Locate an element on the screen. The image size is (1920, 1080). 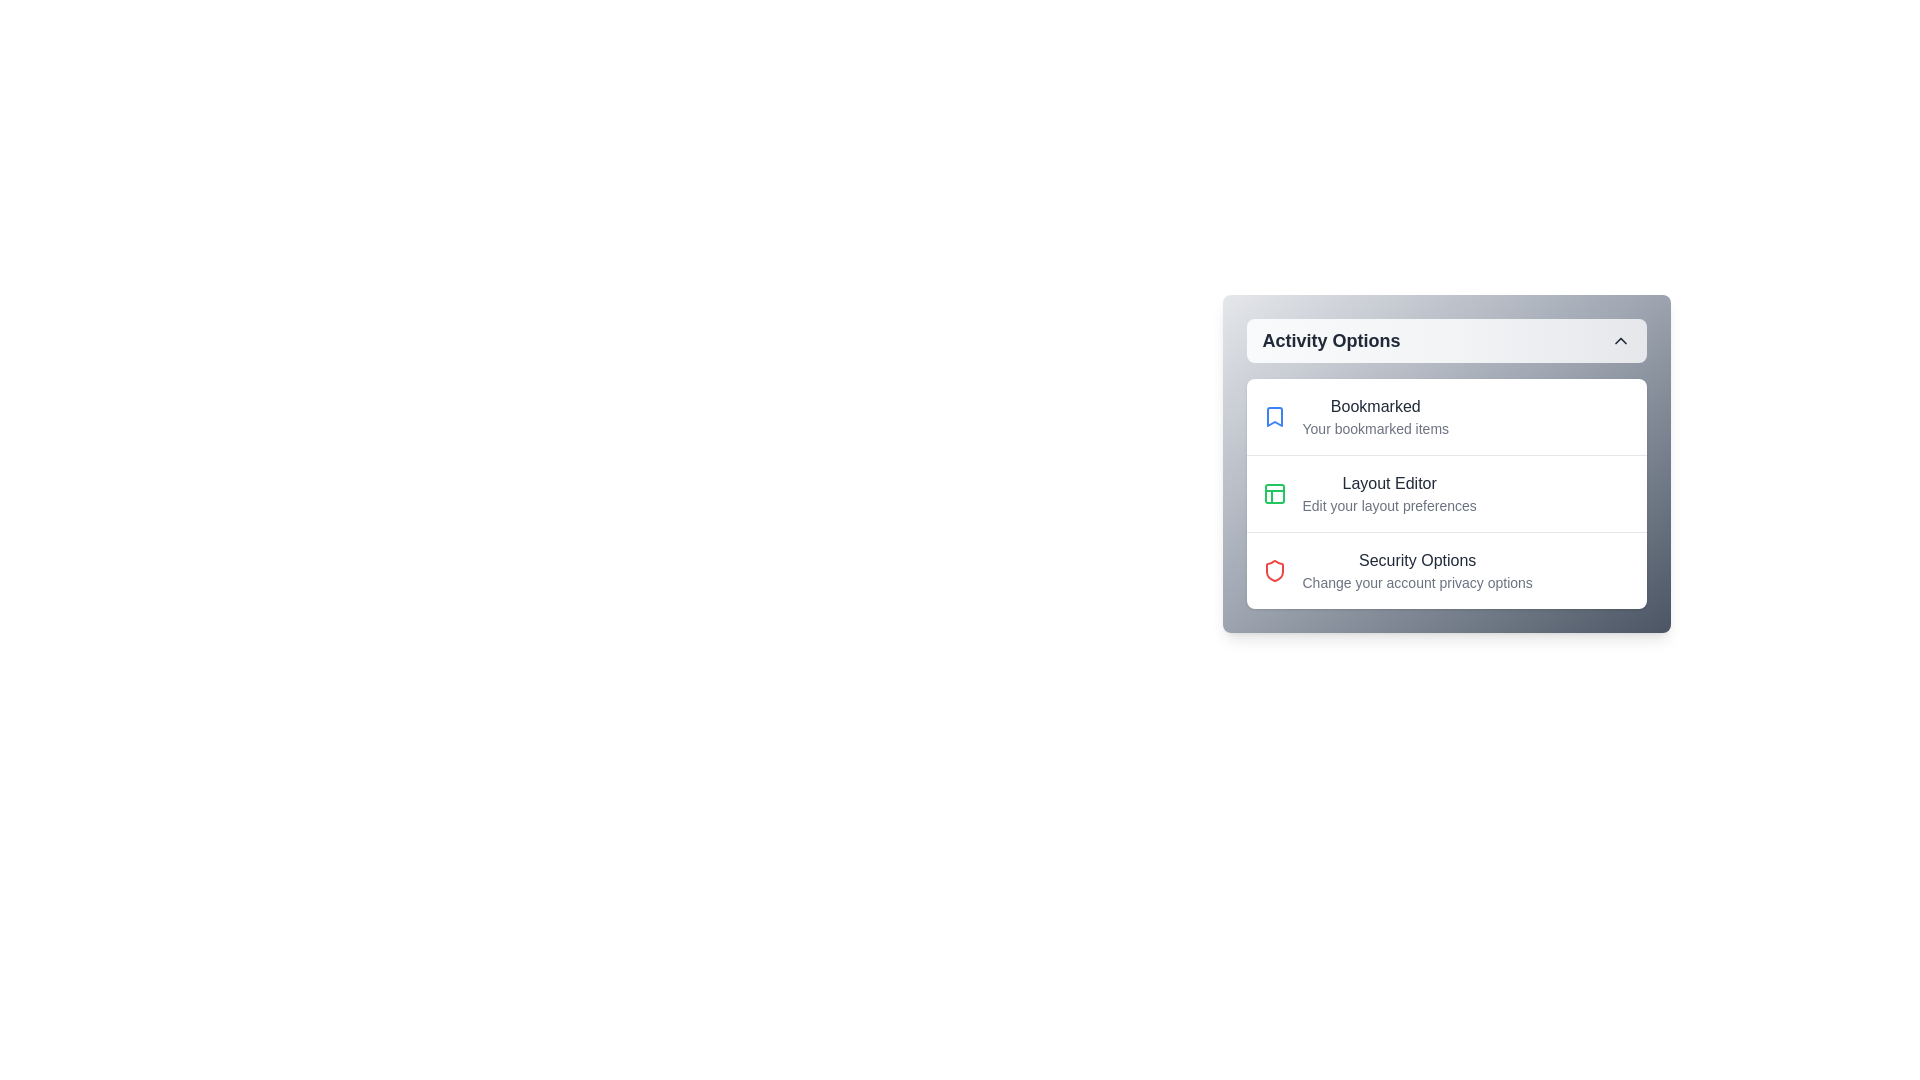
text content of the Label titled 'Bookmarked' with subtext 'Your bookmarked items', located in the upper section of the 'Activity Options' menu is located at coordinates (1374, 415).